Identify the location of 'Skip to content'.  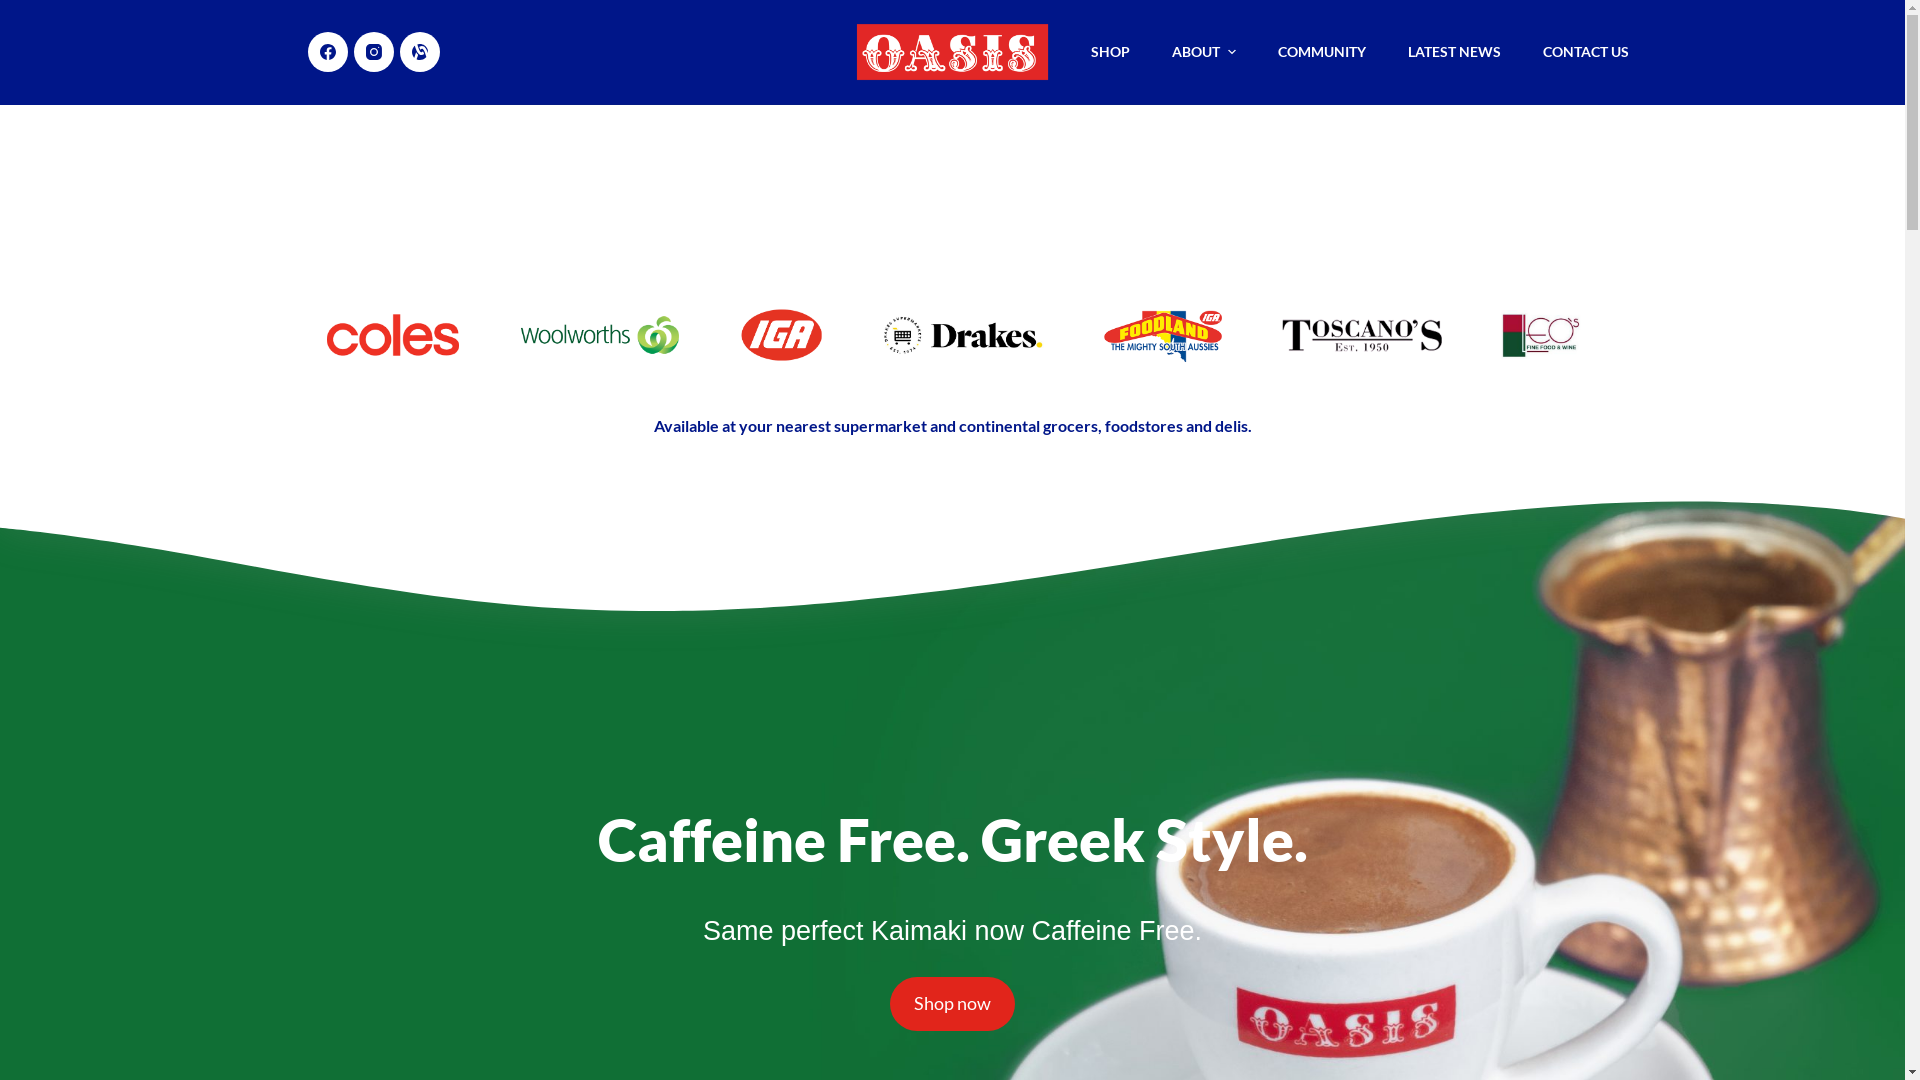
(19, 10).